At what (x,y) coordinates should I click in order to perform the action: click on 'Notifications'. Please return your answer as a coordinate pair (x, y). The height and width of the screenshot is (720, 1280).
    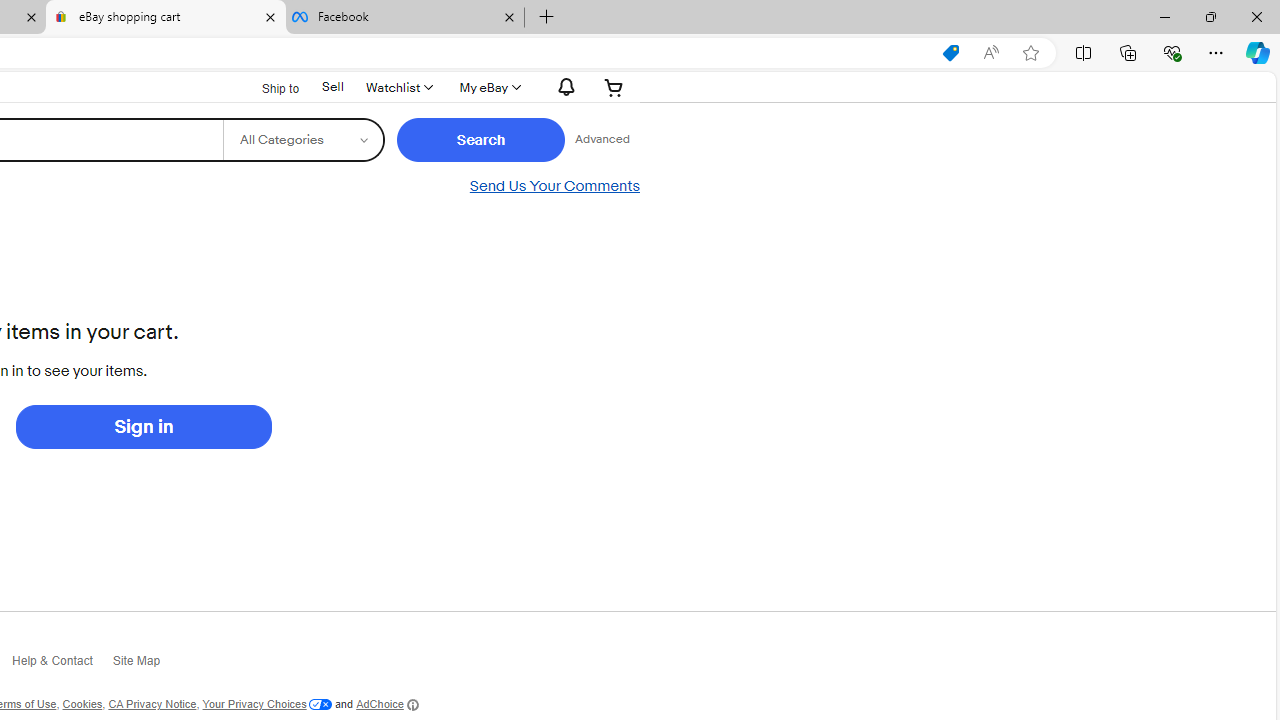
    Looking at the image, I should click on (560, 86).